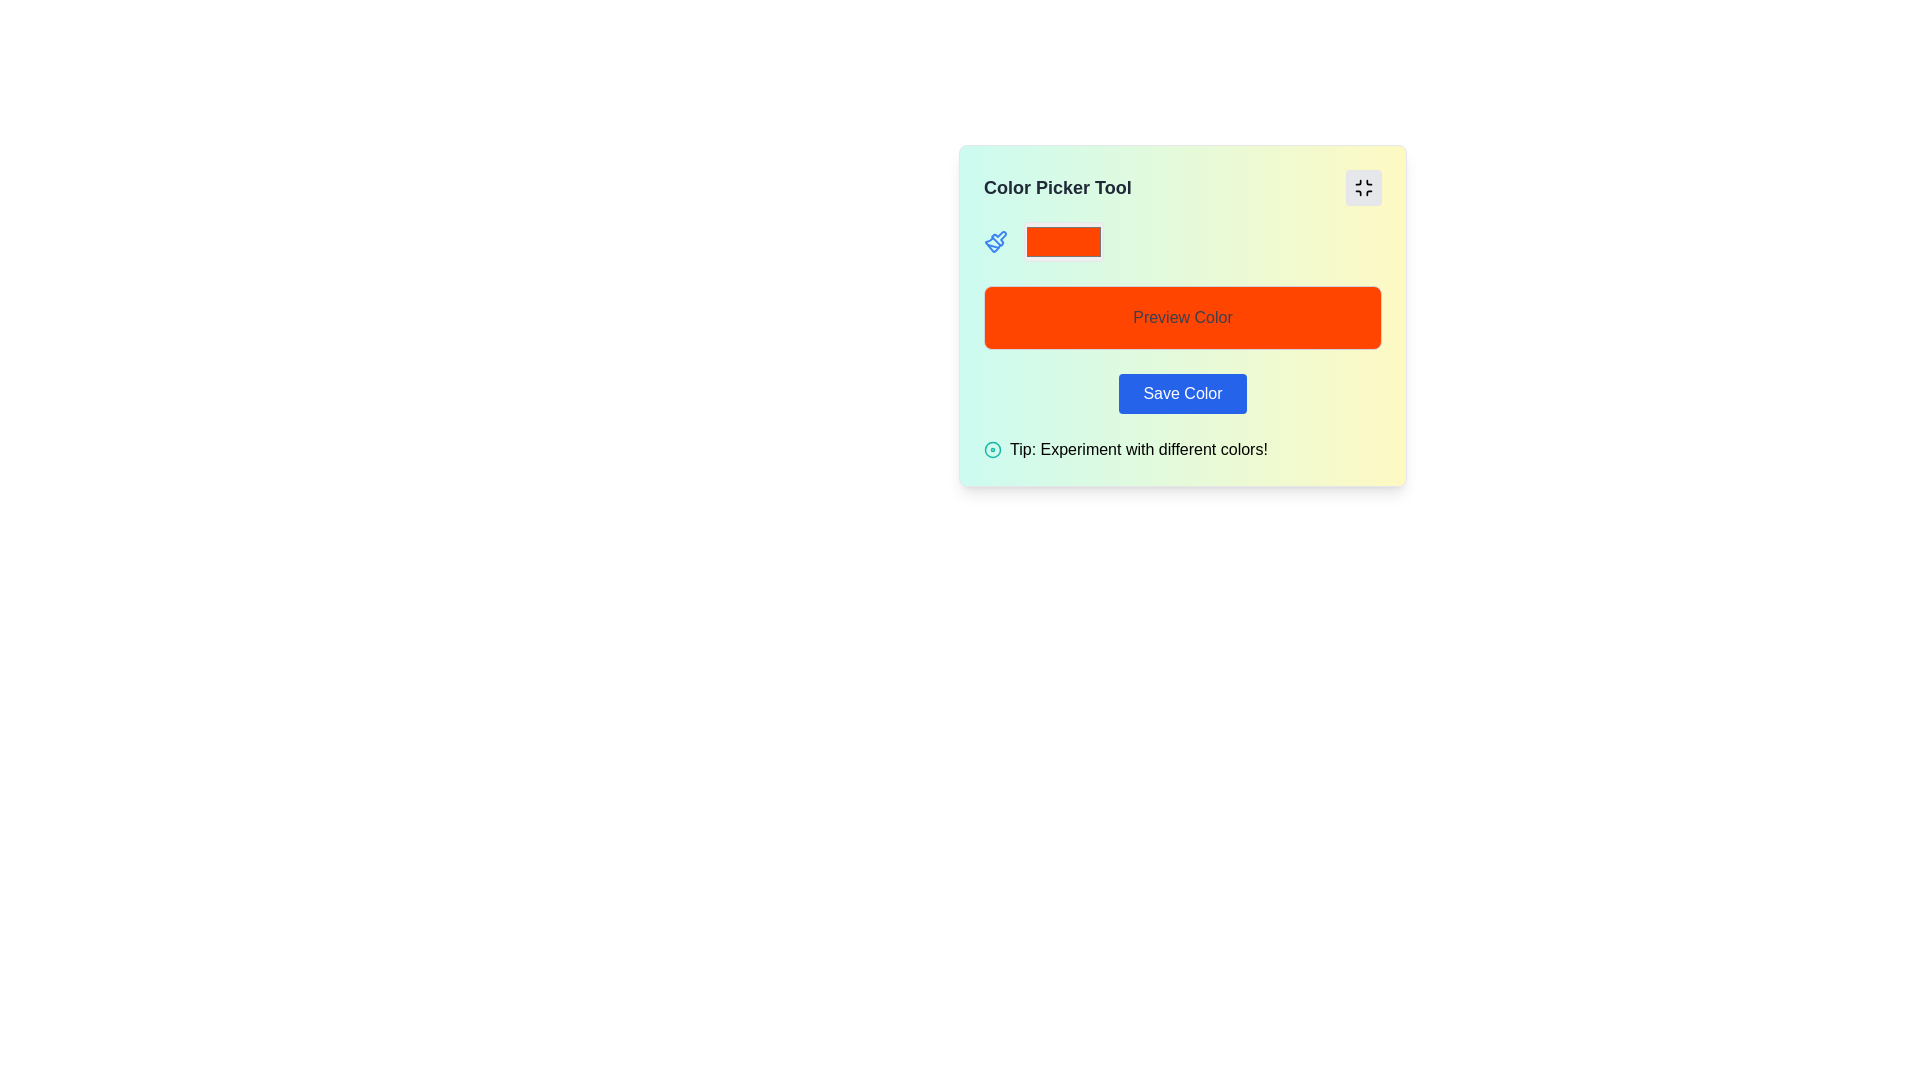  Describe the element at coordinates (1182, 393) in the screenshot. I see `the button with a blue background and white text that says 'Save Color', located below the 'Preview Color' button and above the text 'Tip: Experiment with different colors!'` at that location.